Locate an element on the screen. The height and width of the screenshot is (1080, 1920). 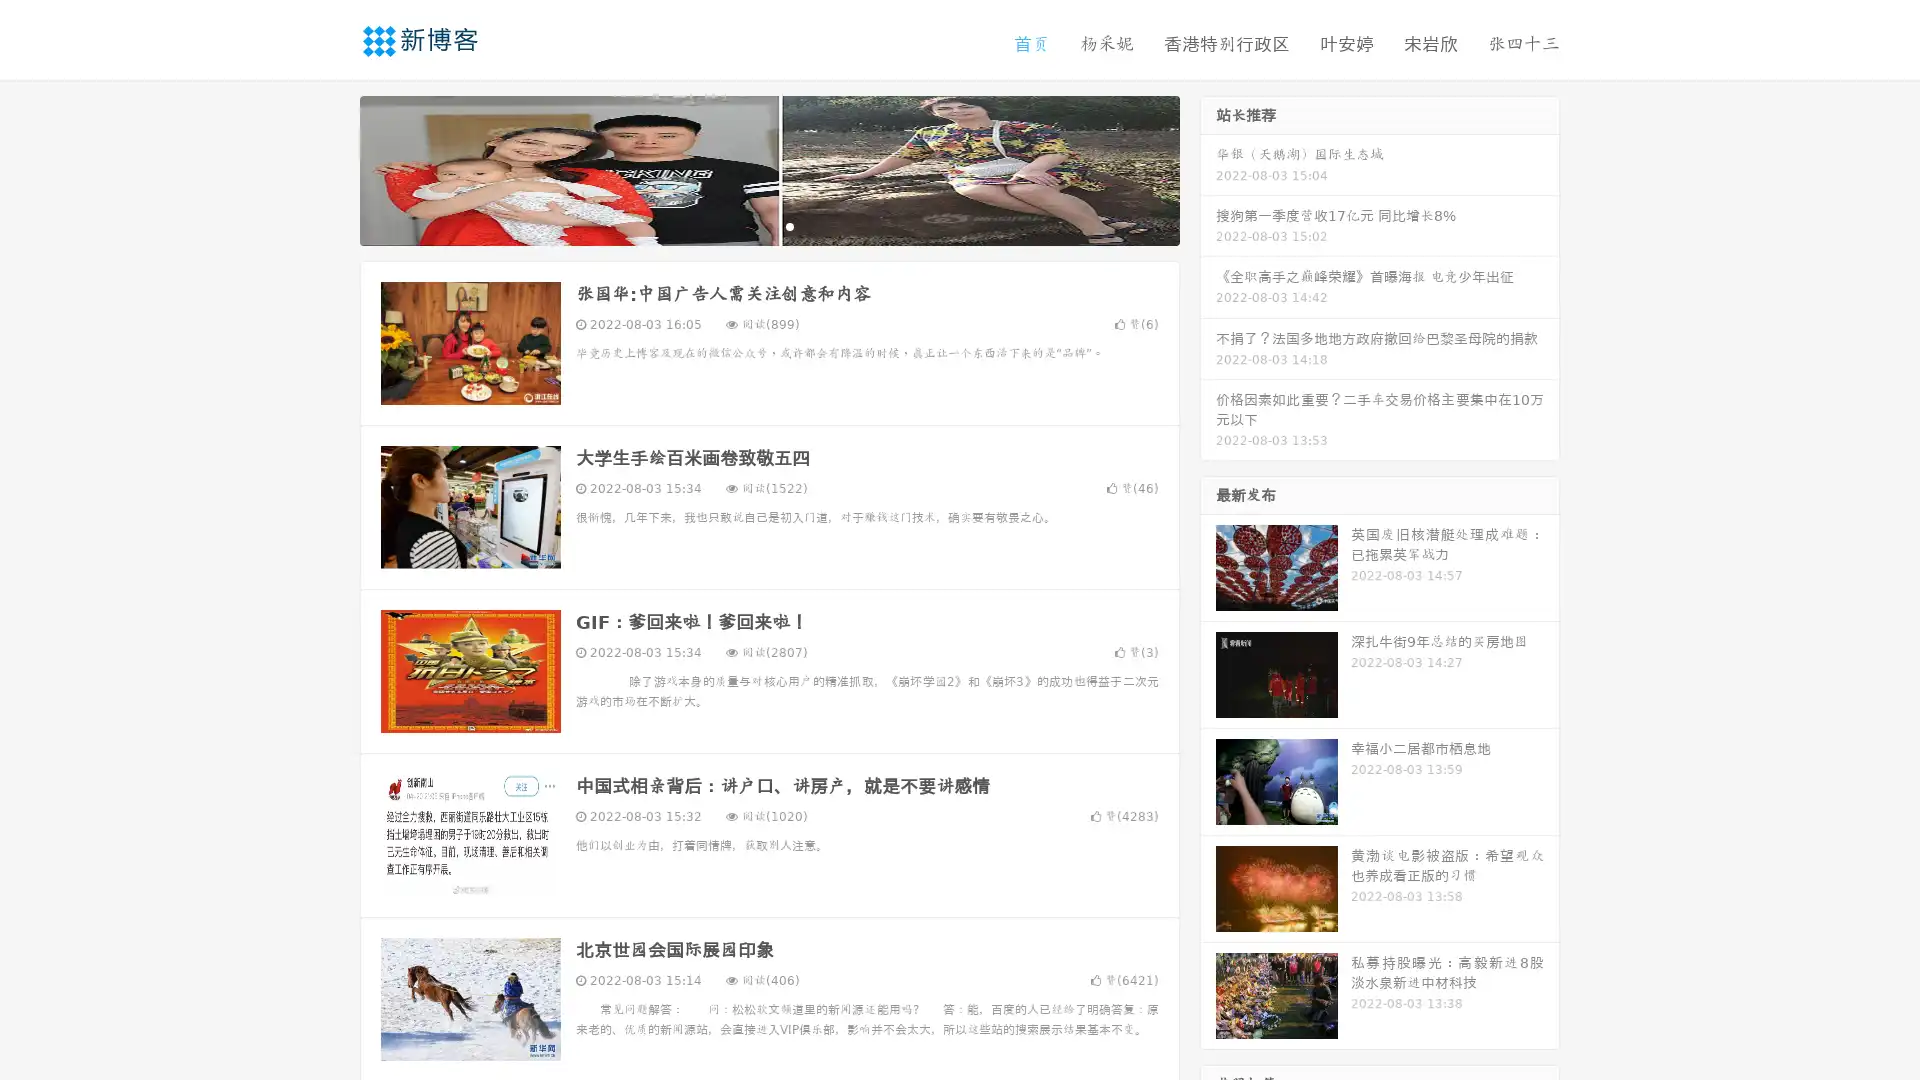
Go to slide 3 is located at coordinates (789, 225).